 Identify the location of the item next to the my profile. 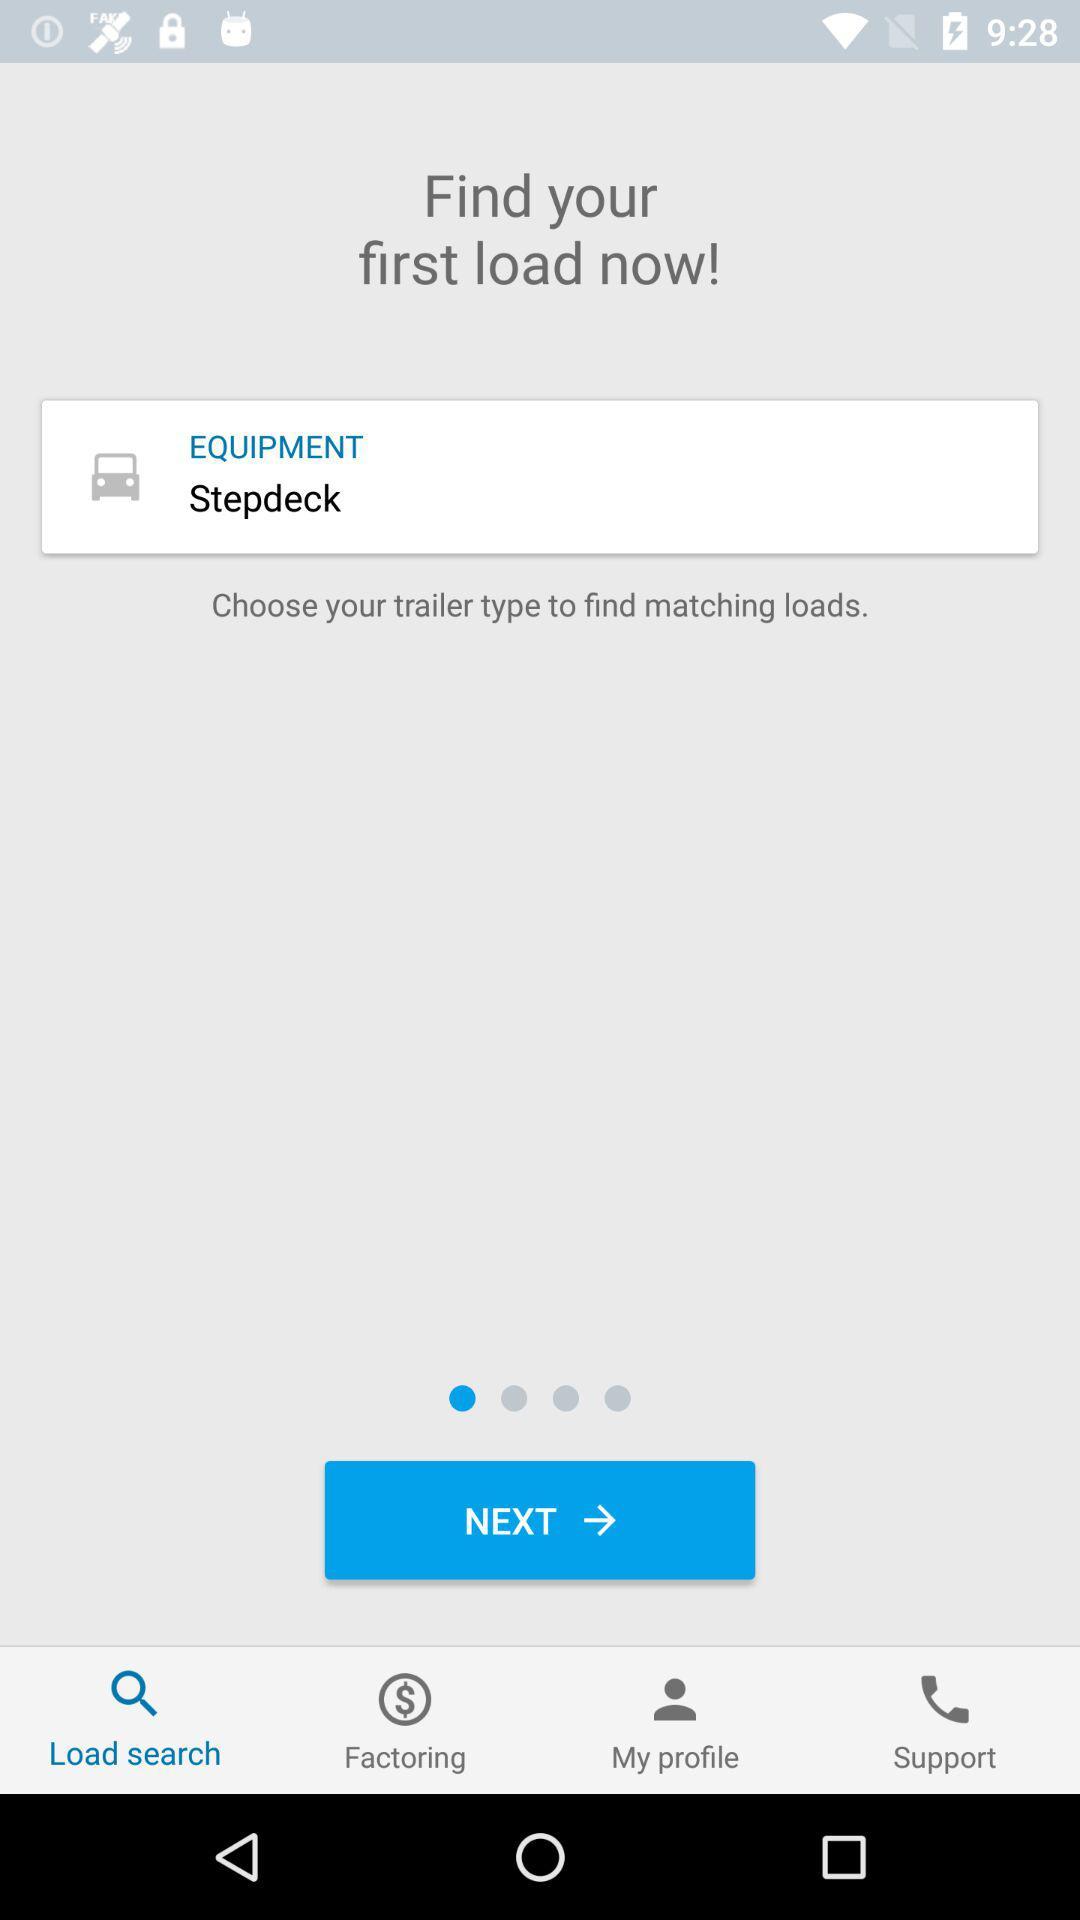
(945, 1719).